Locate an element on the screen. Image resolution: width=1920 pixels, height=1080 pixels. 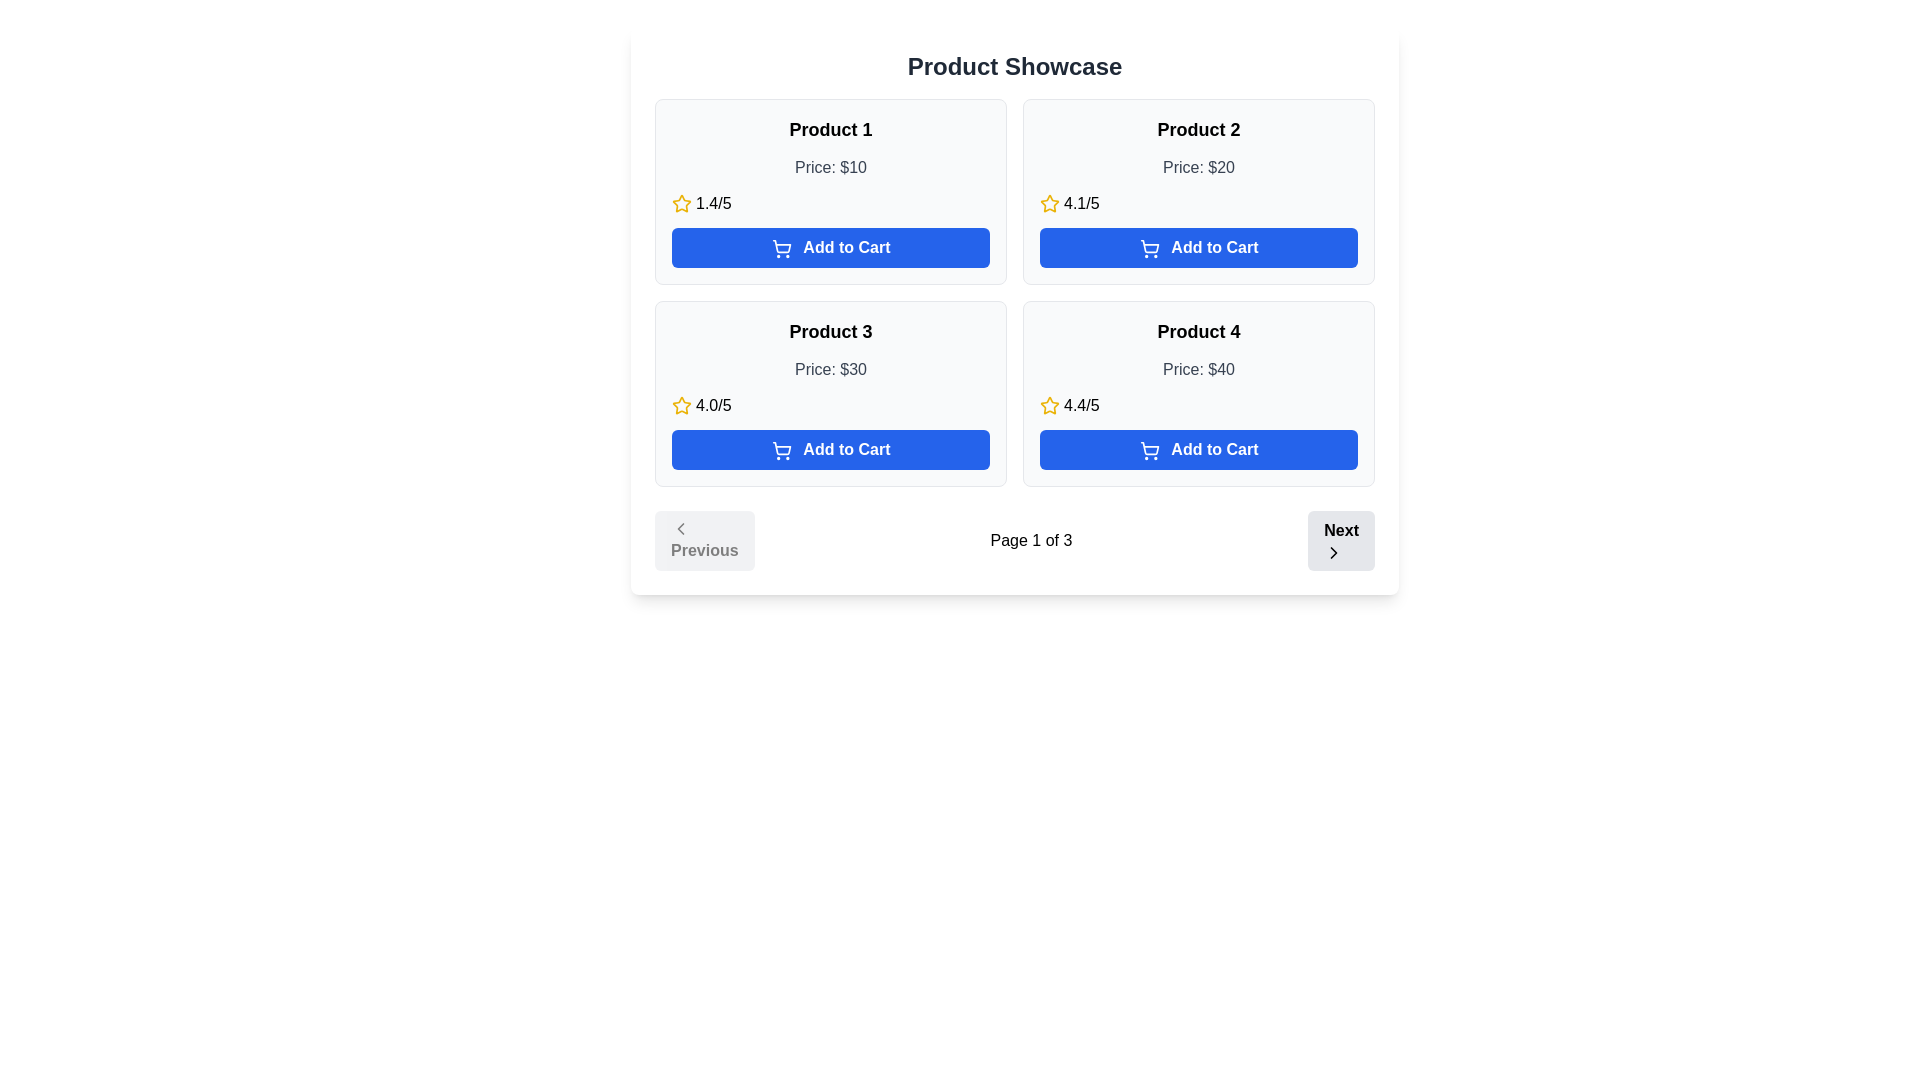
the 'Add to Cart' button located in the first row and first column of the product grid, which features a blue background, white text, and a shopping cart icon is located at coordinates (830, 246).